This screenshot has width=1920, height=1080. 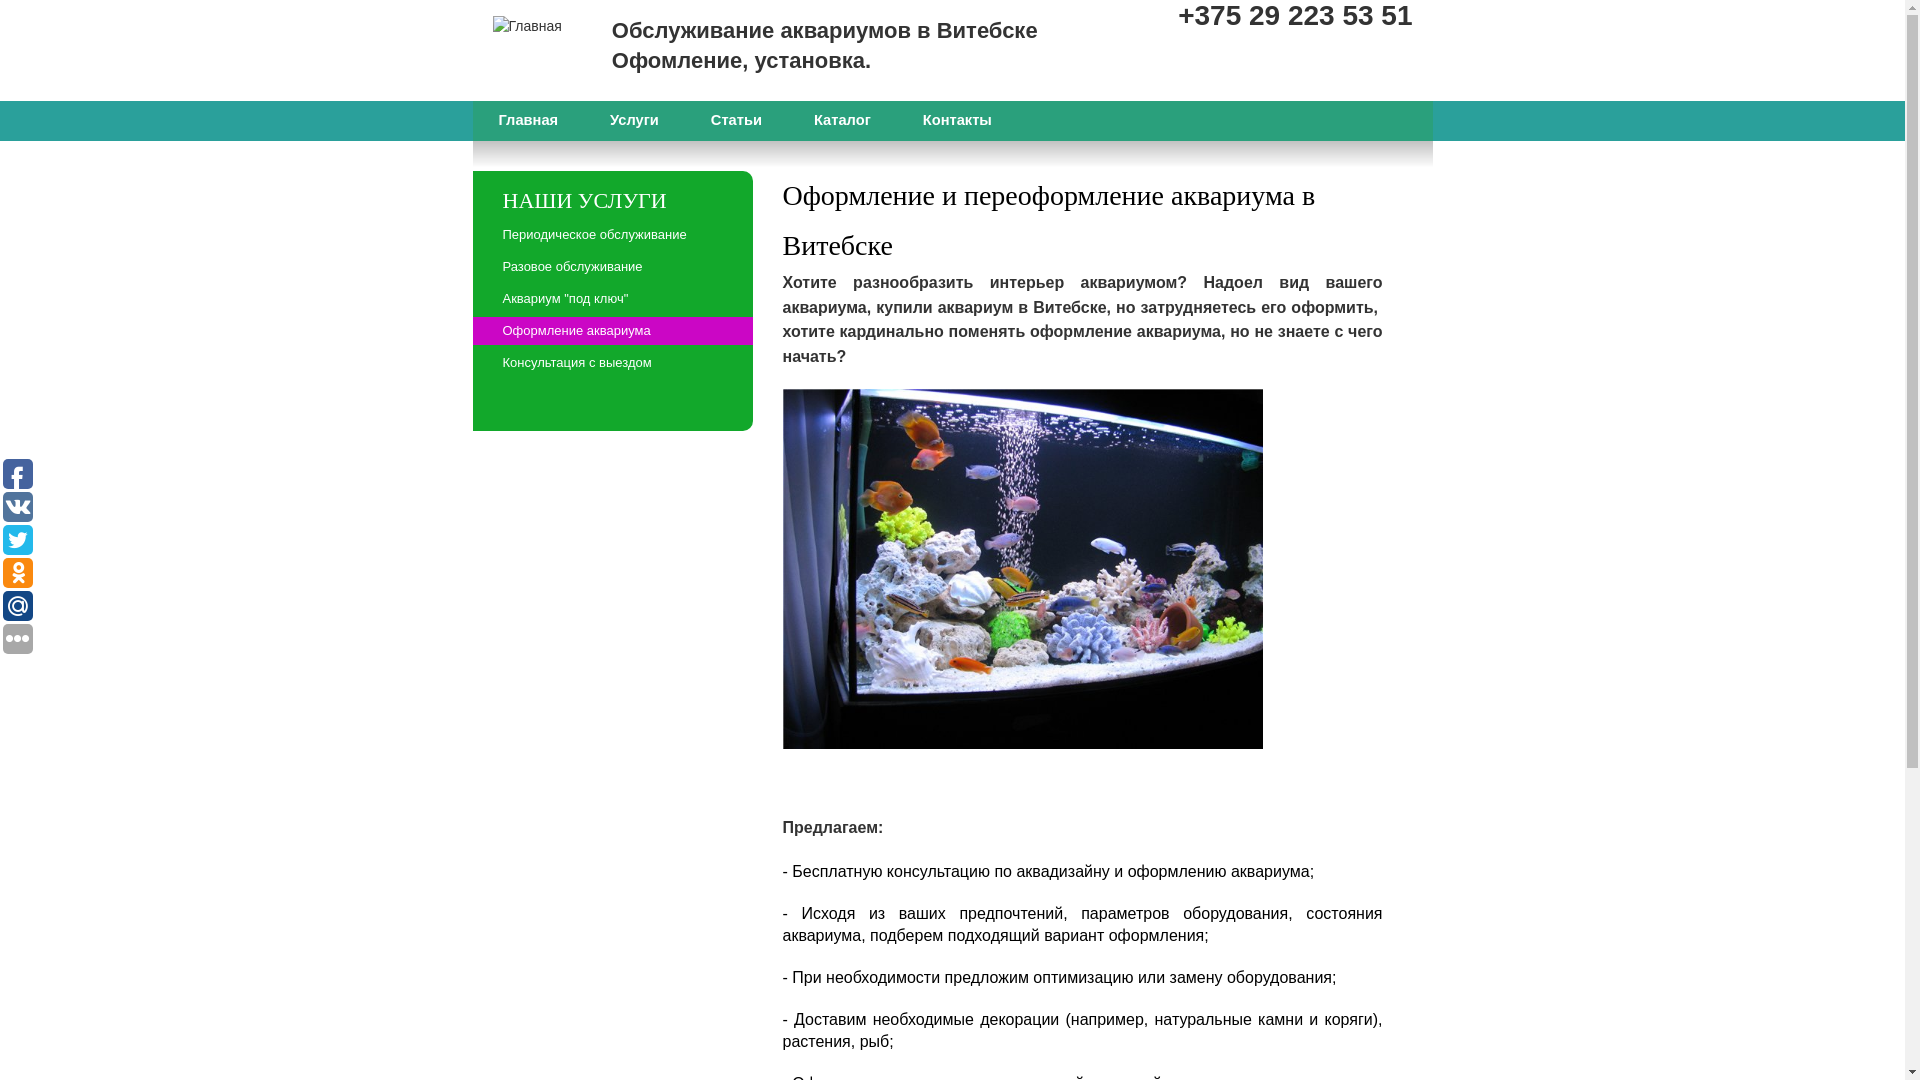 I want to click on '+375 29 223 53 51', so click(x=1295, y=15).